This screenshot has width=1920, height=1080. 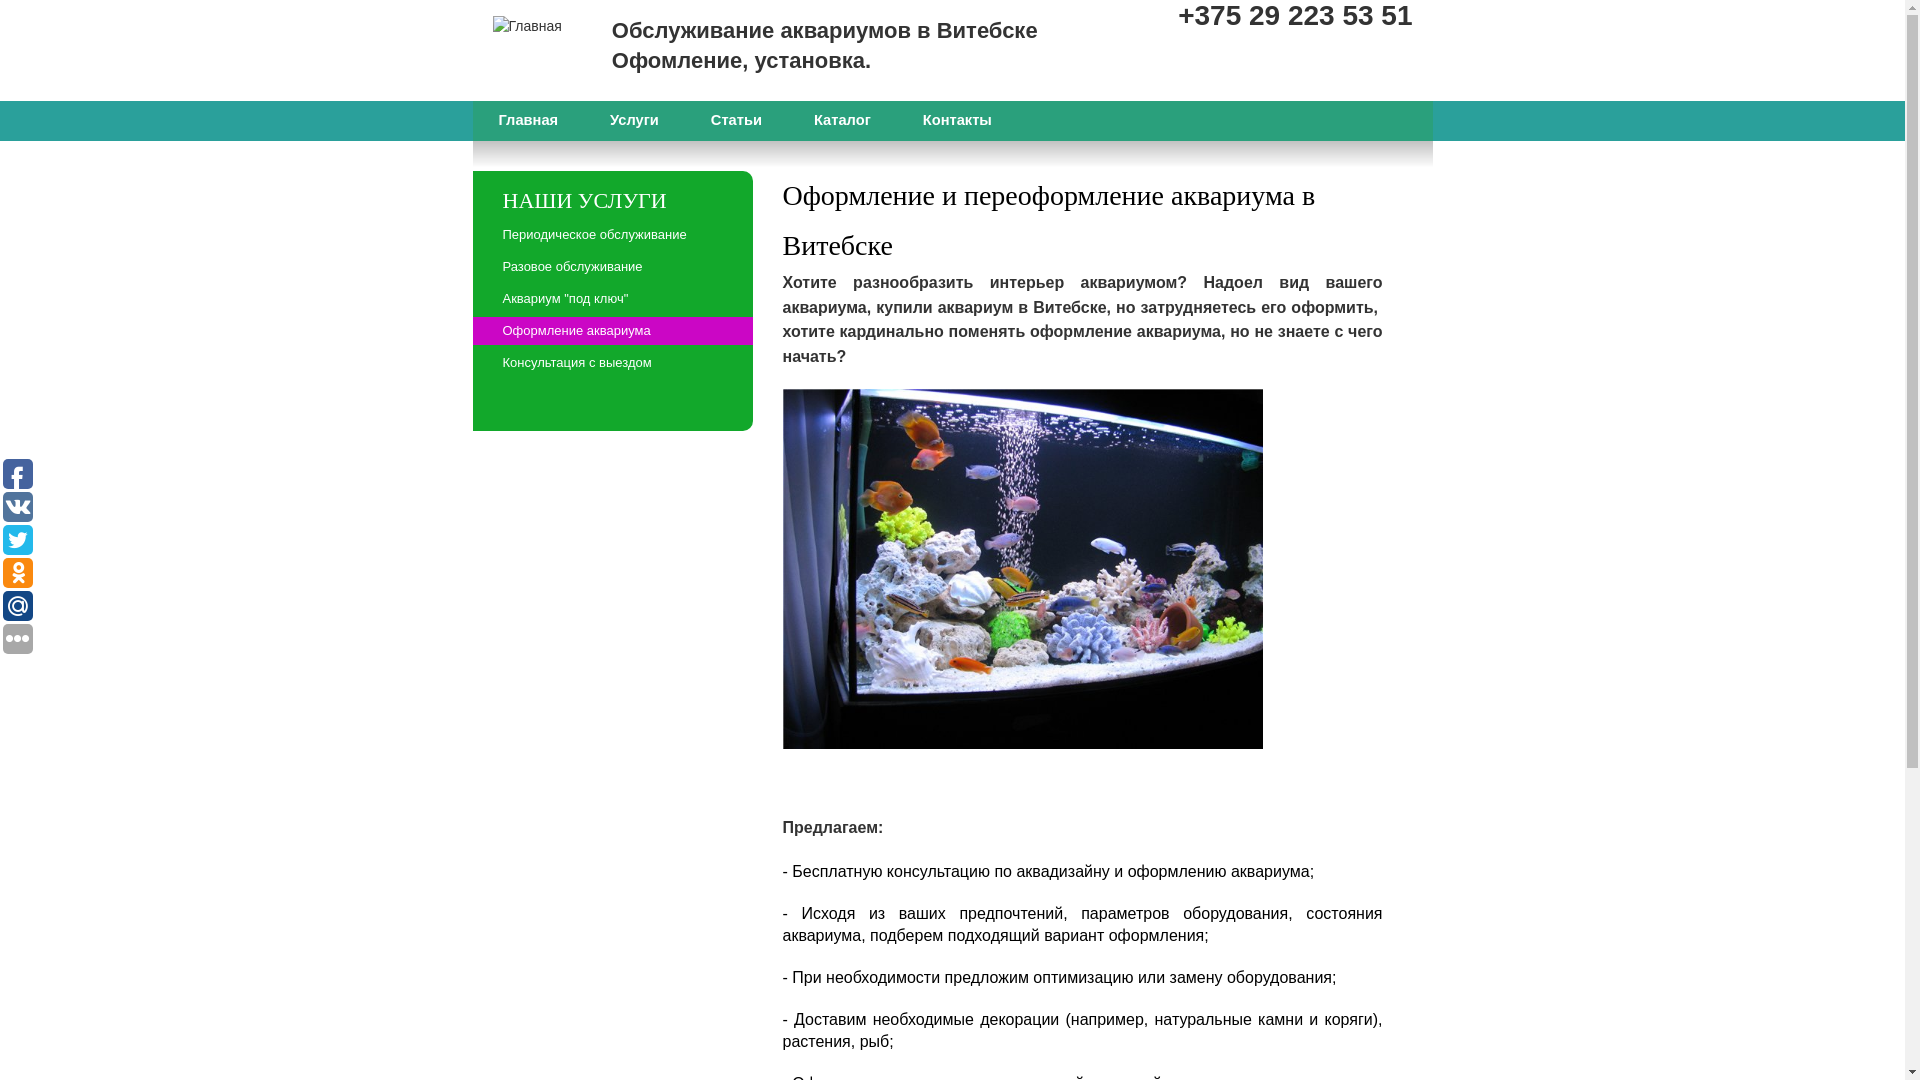 I want to click on '+375 29 223 53 51', so click(x=1295, y=15).